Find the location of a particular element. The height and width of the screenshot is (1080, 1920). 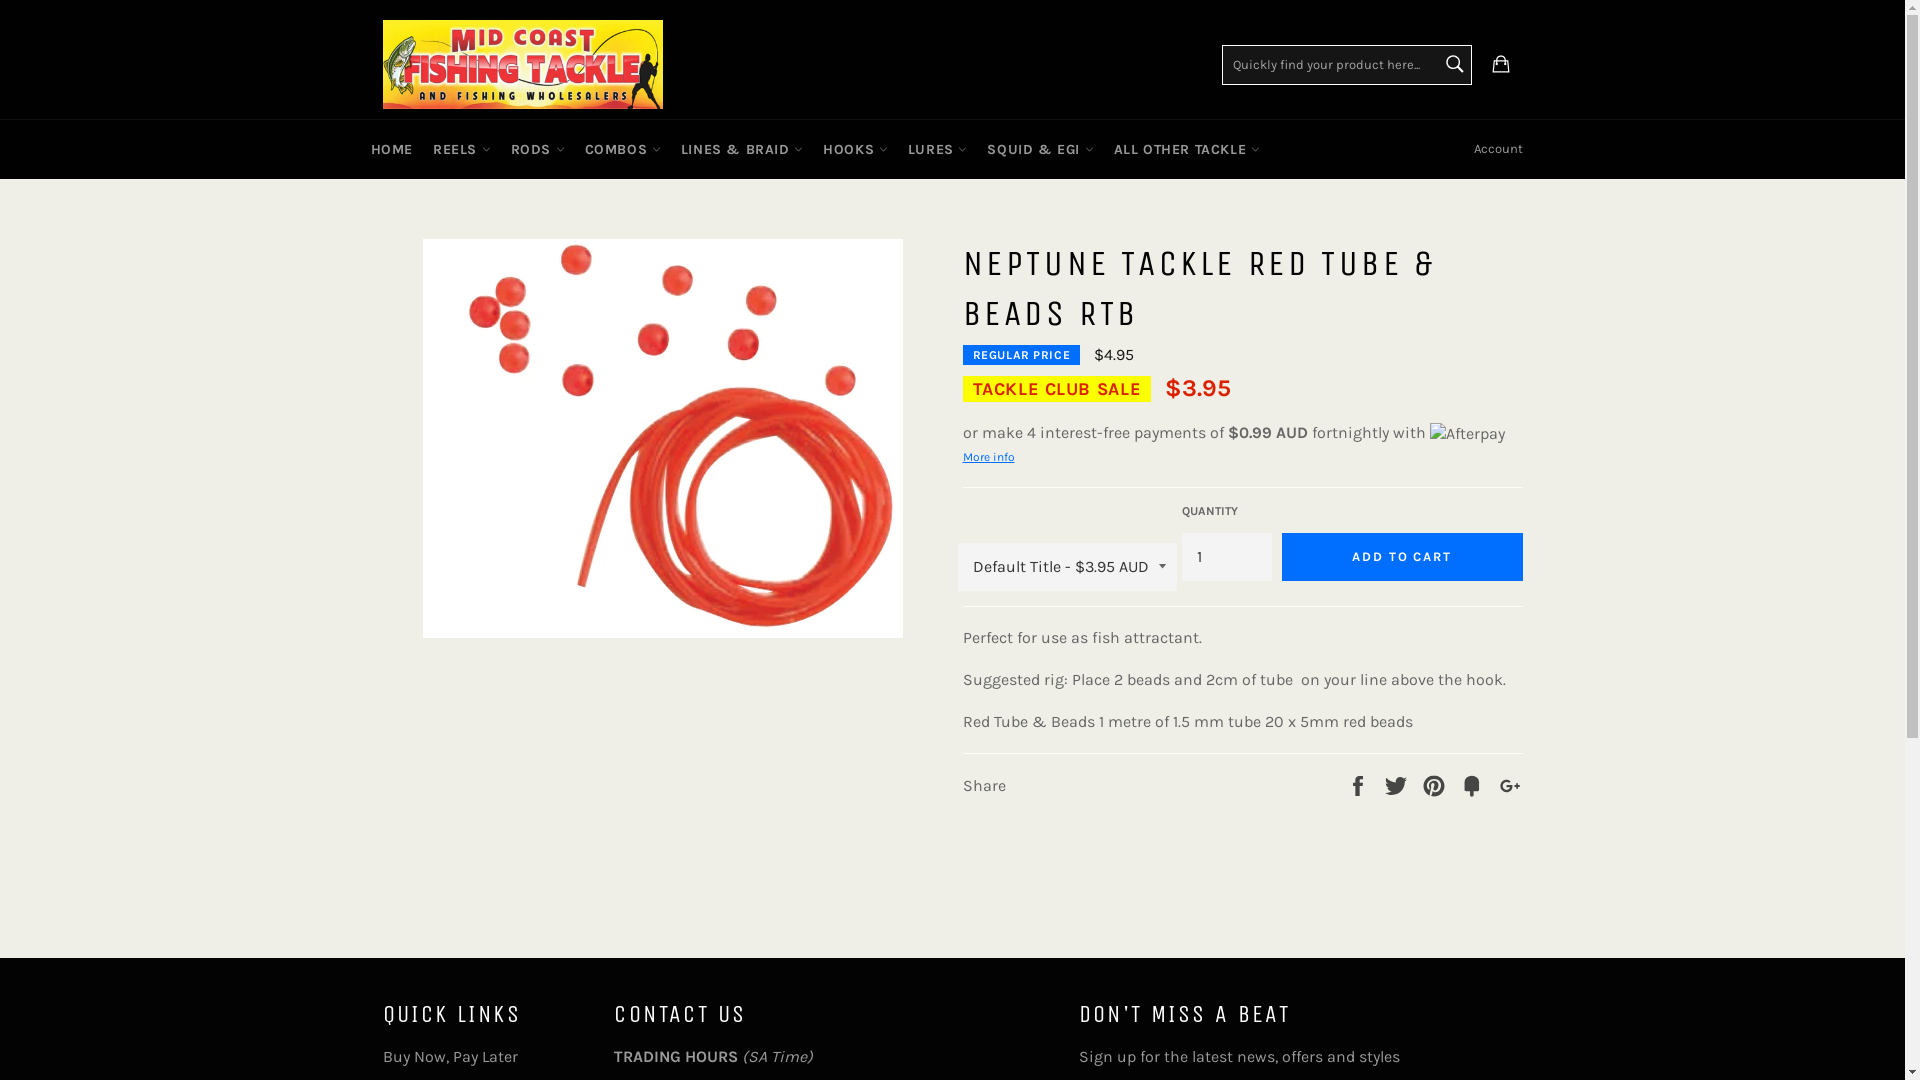

'REELS' is located at coordinates (460, 148).